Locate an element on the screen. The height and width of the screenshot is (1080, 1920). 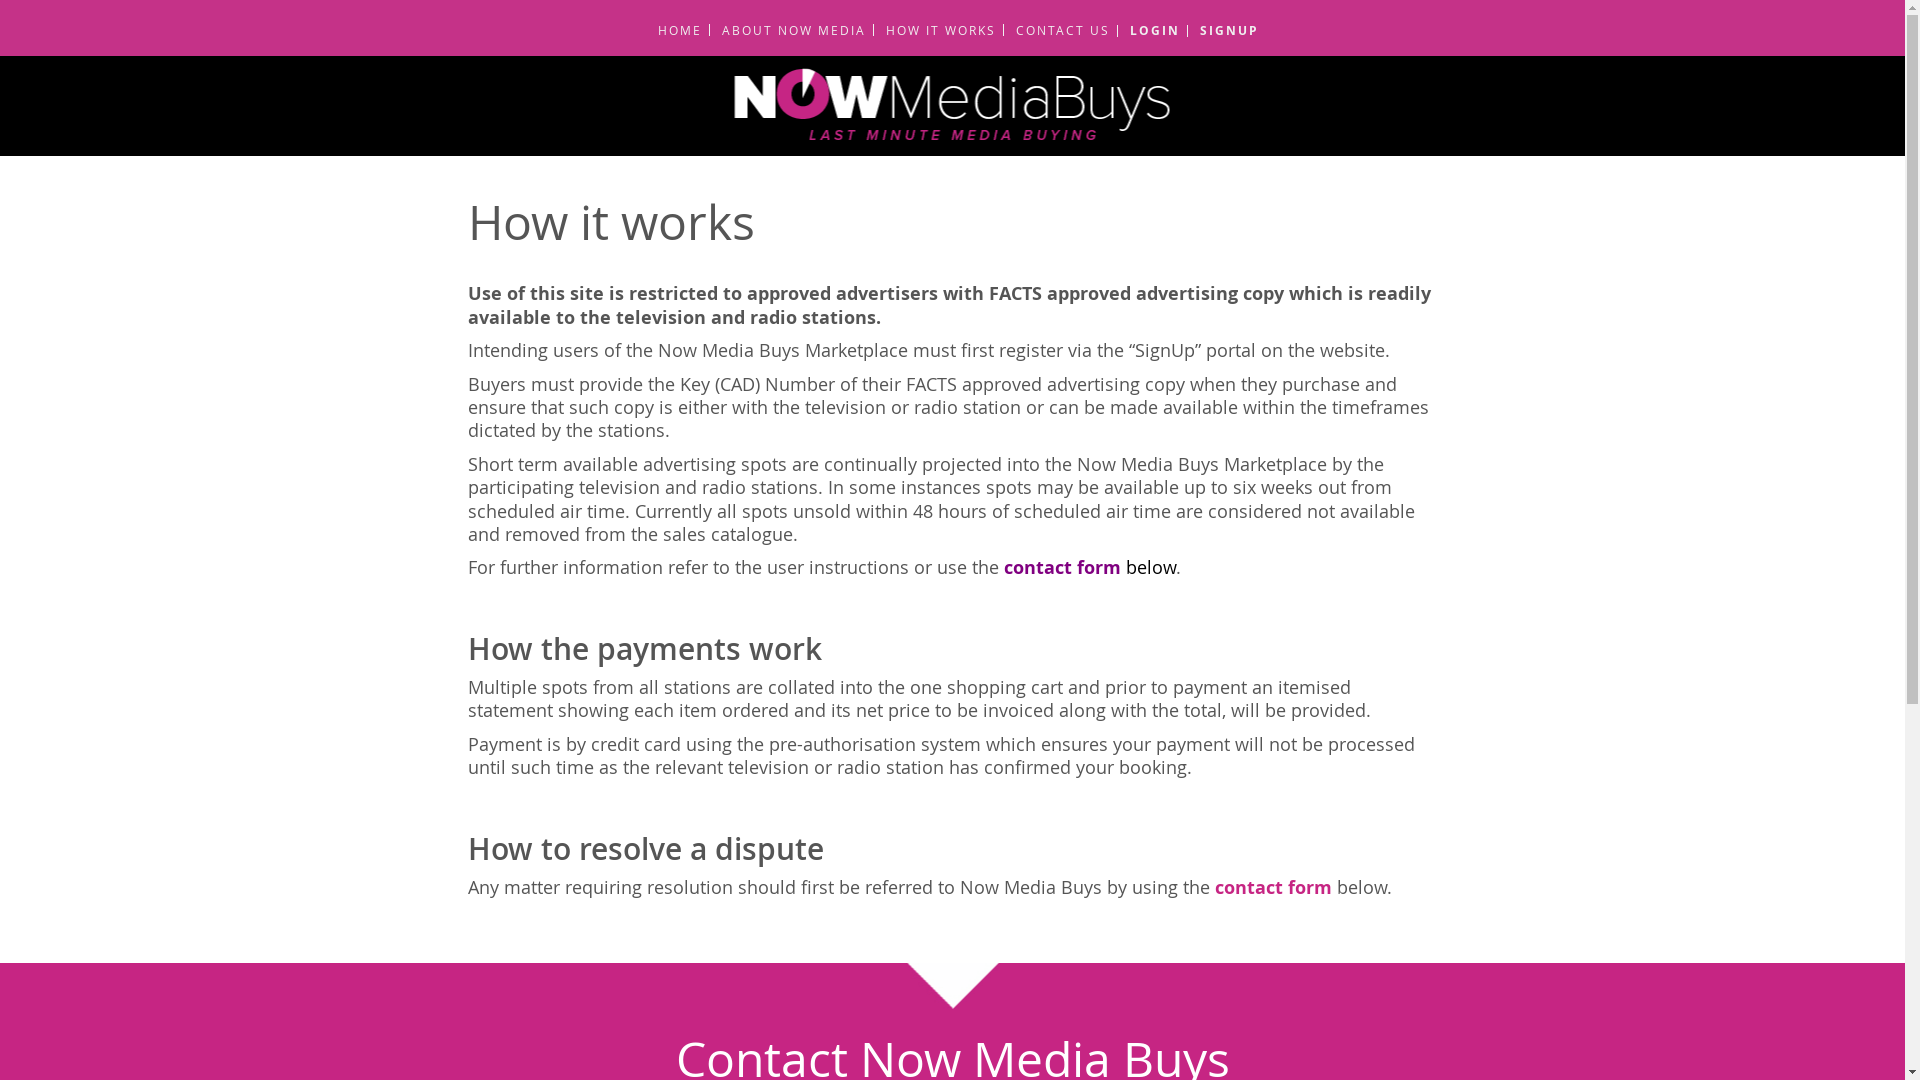
'HOW IT WORKS' is located at coordinates (933, 30).